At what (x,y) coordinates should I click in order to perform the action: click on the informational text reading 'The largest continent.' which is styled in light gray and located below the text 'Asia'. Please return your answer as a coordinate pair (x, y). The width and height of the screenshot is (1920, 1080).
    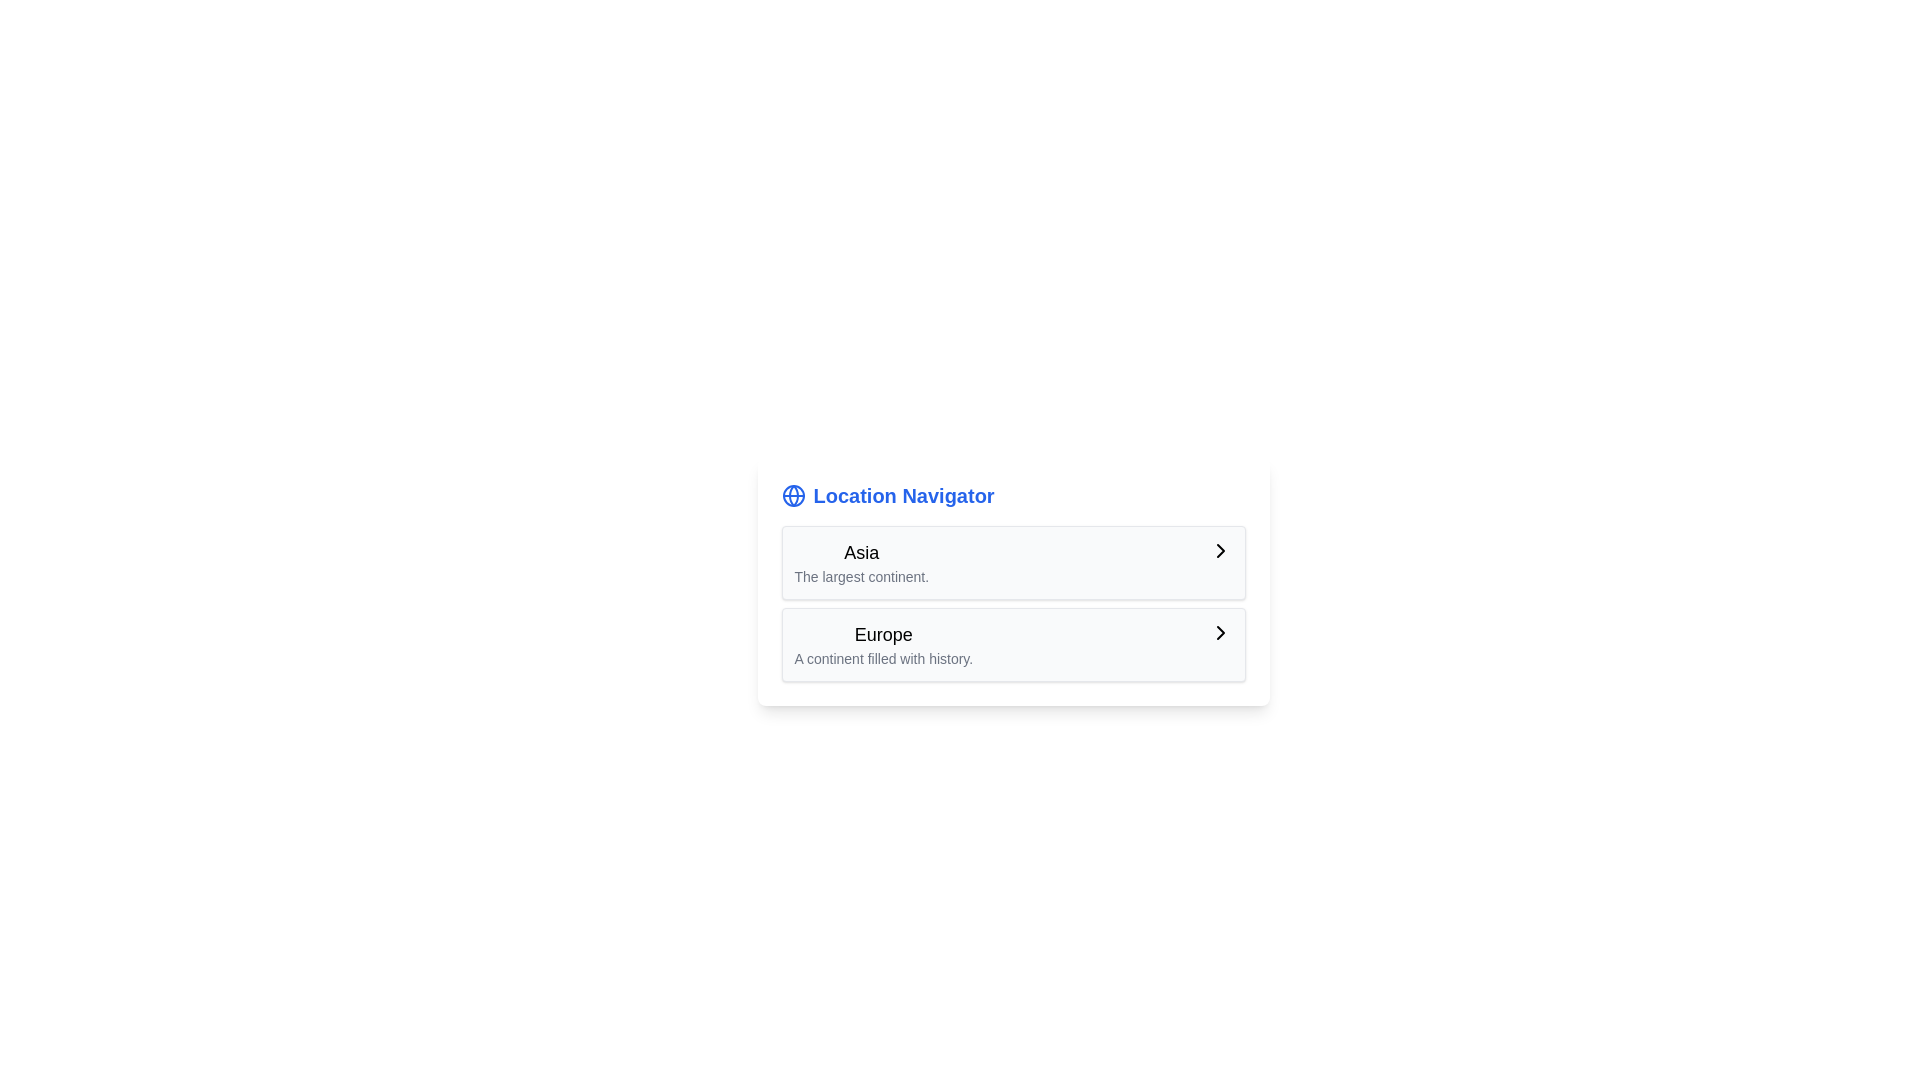
    Looking at the image, I should click on (861, 577).